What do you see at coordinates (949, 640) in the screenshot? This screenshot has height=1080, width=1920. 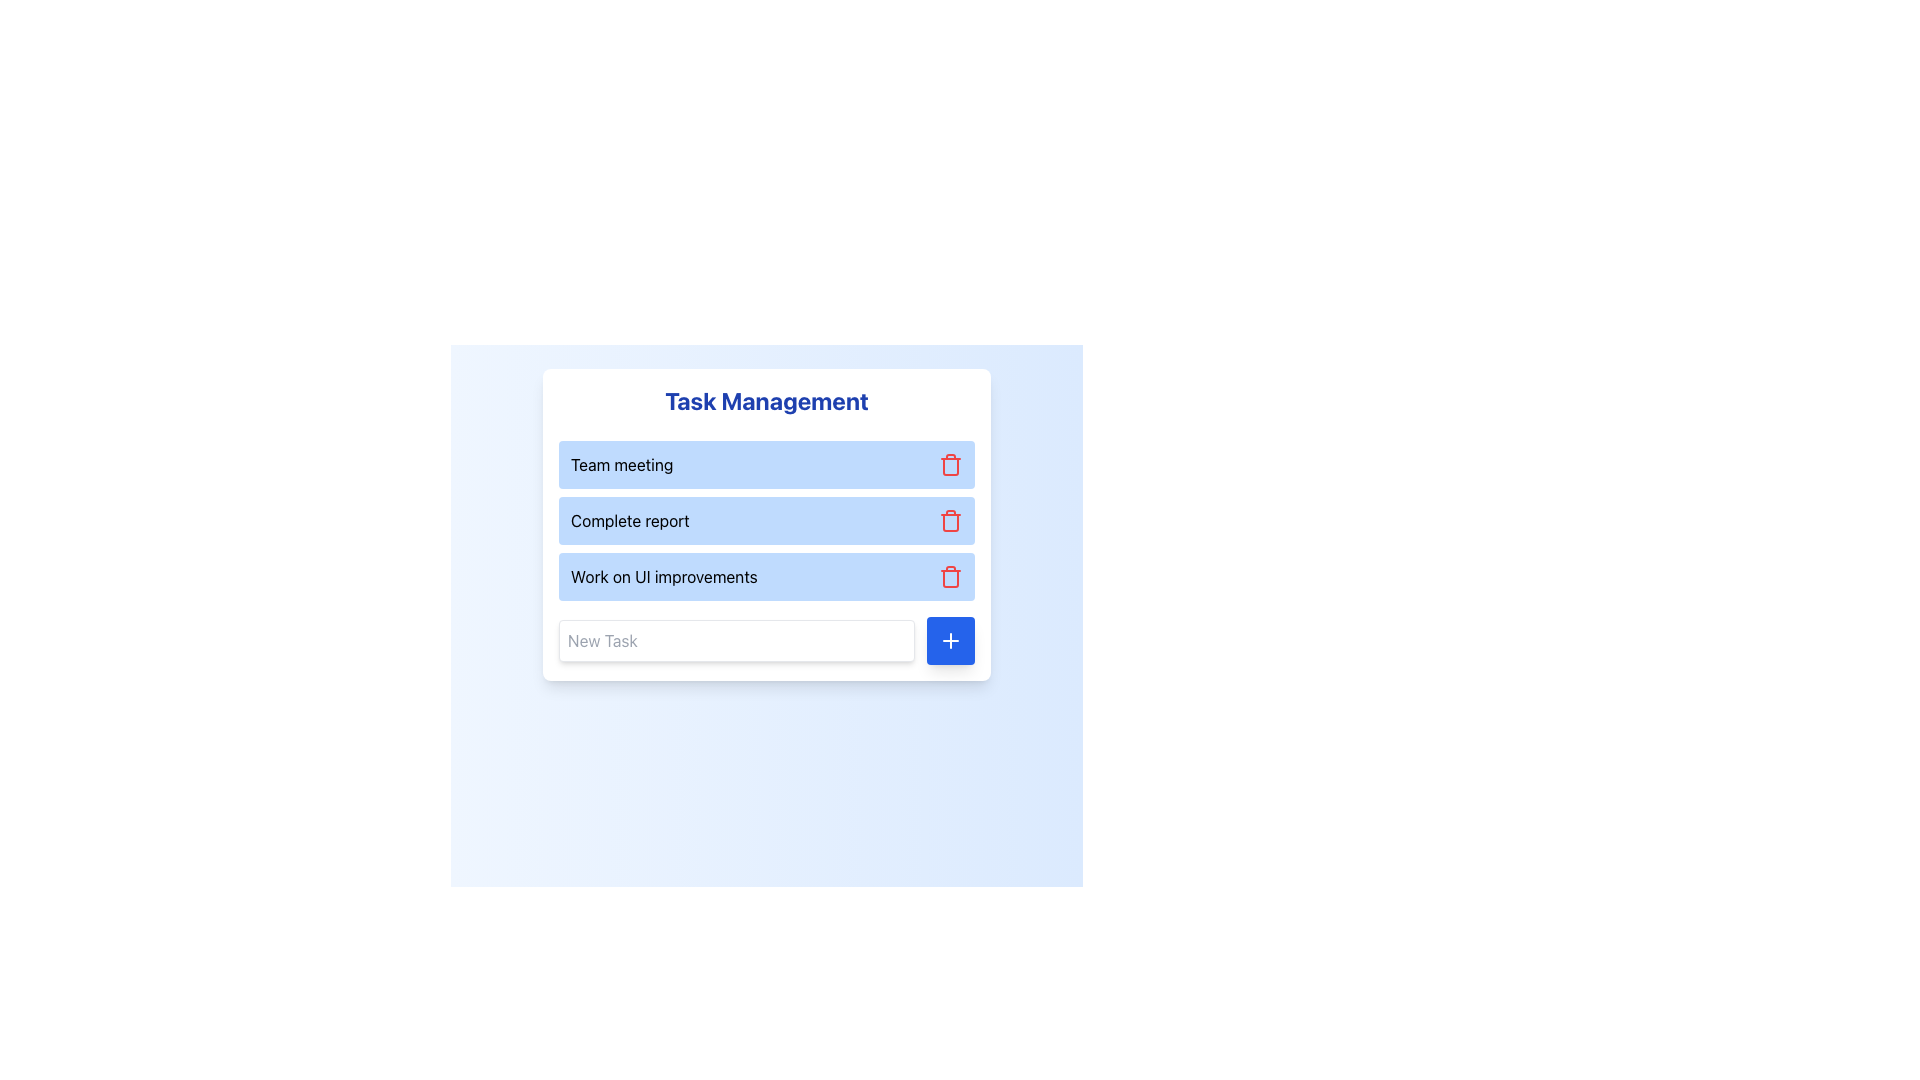 I see `the add/create button located at the bottom-right corner of the task input field` at bounding box center [949, 640].